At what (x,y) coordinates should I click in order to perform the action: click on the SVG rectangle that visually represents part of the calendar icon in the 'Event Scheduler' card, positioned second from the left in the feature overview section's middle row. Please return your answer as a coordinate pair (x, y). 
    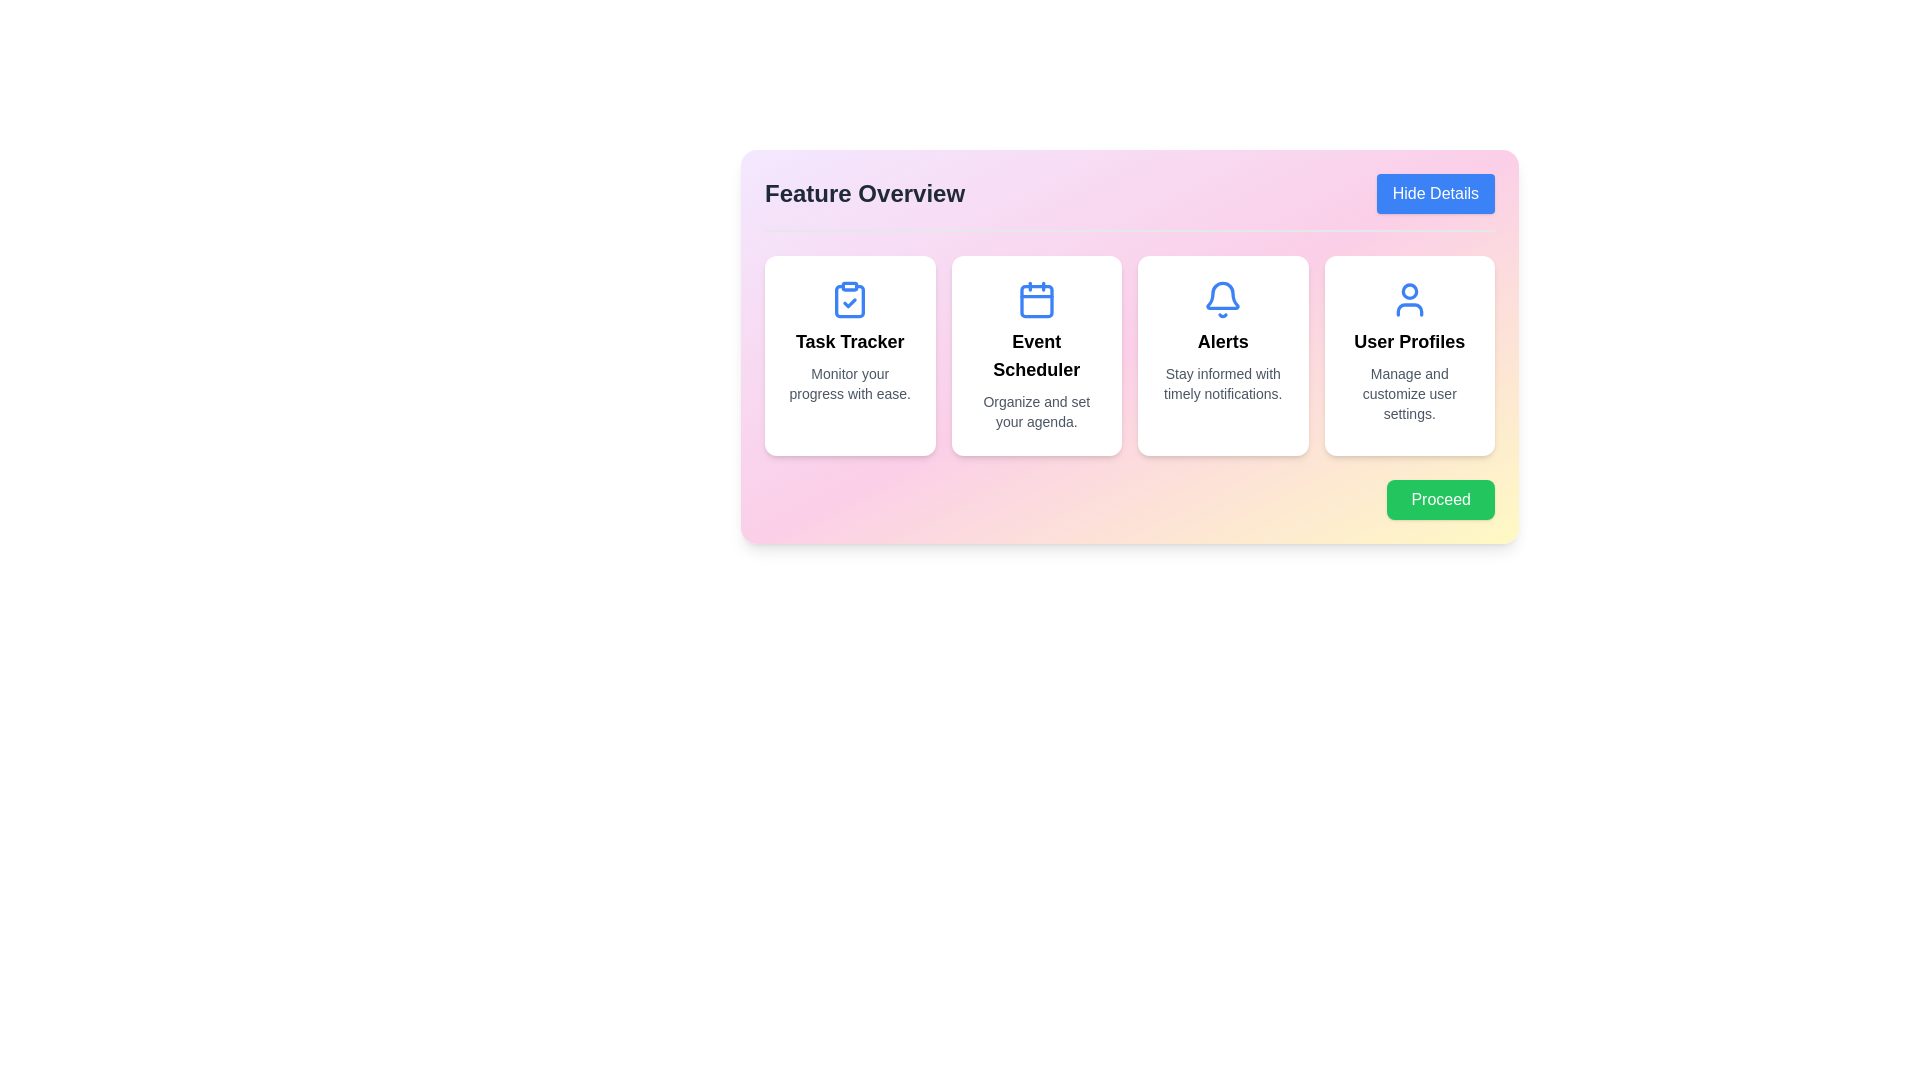
    Looking at the image, I should click on (1036, 301).